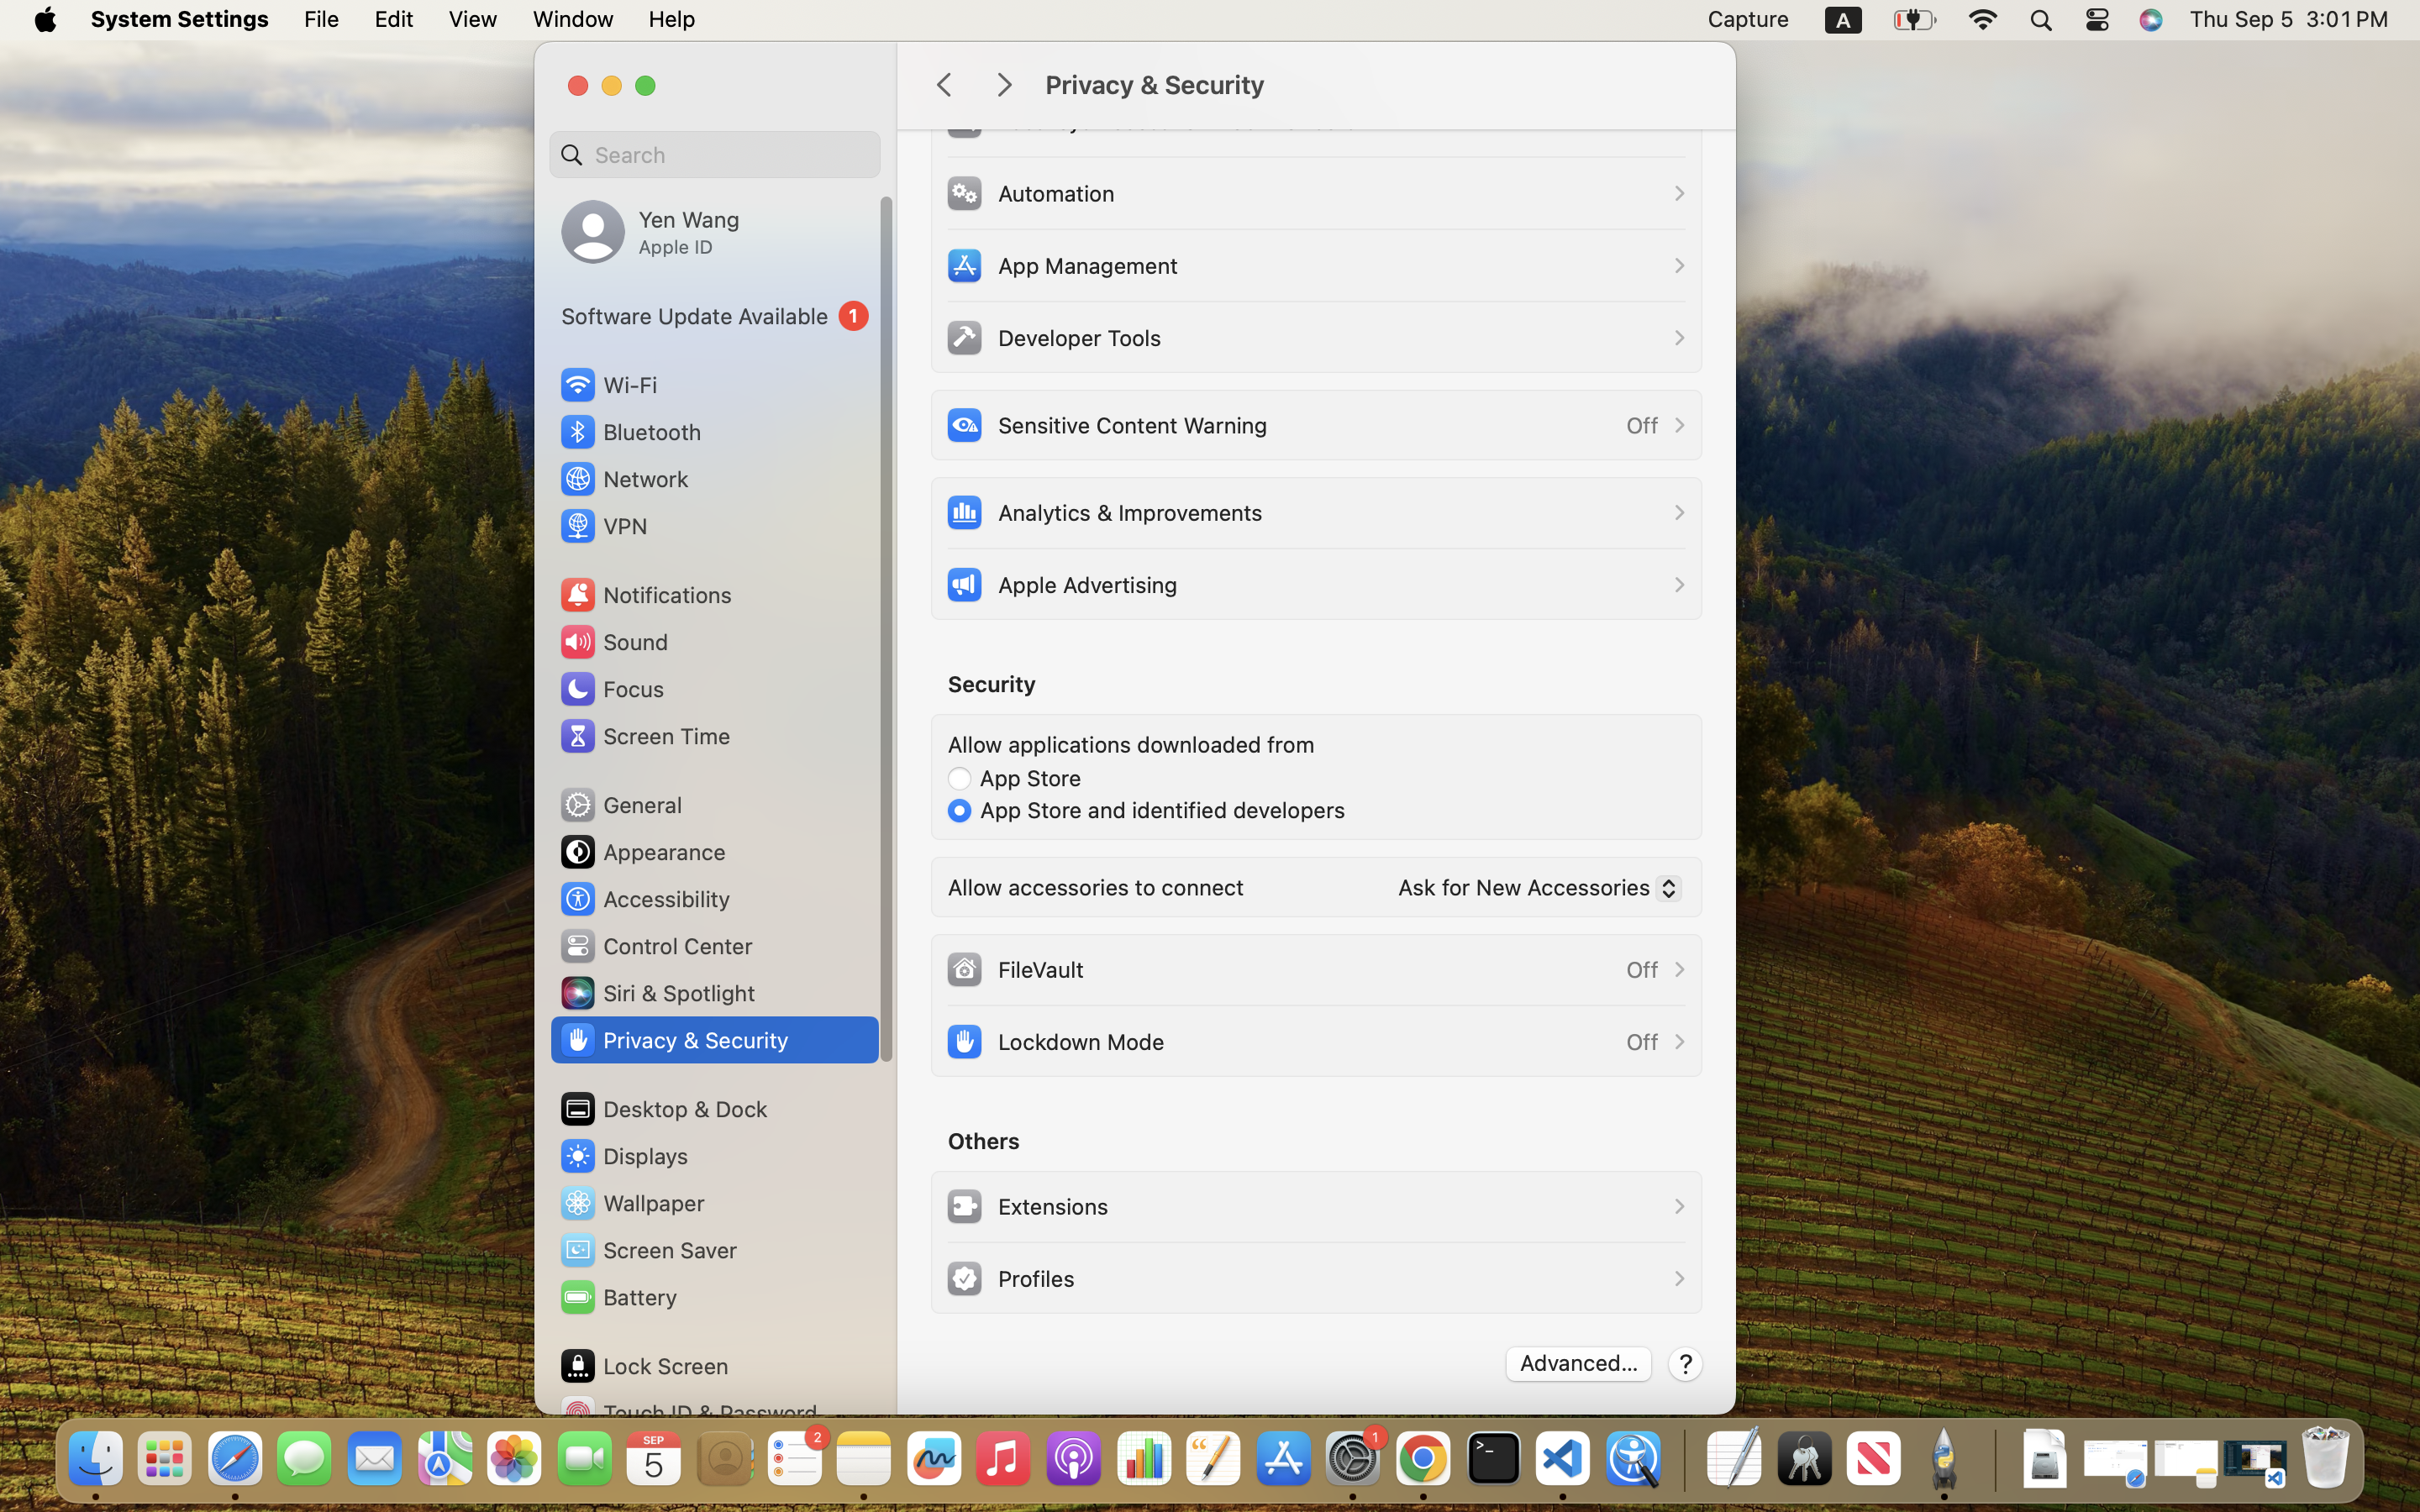 This screenshot has height=1512, width=2420. I want to click on 'Wallpaper', so click(630, 1203).